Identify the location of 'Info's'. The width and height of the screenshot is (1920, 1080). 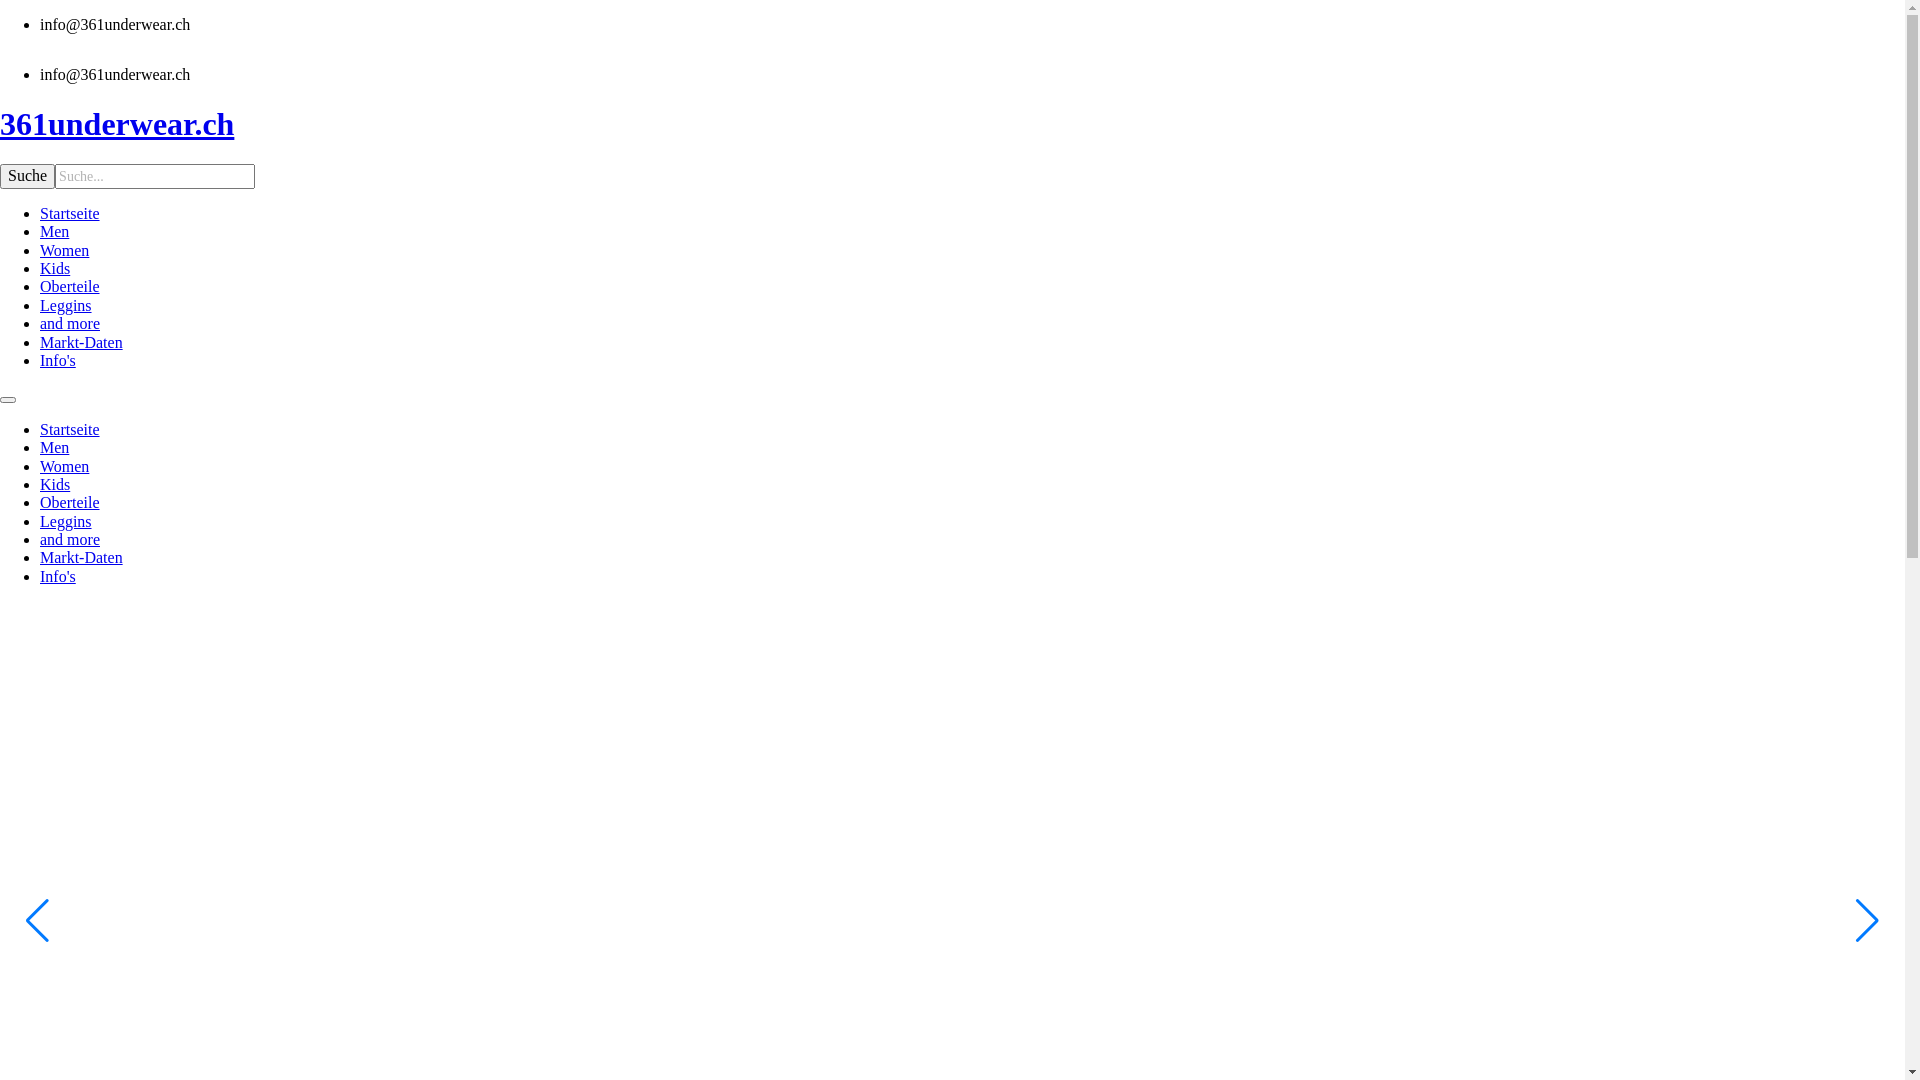
(39, 576).